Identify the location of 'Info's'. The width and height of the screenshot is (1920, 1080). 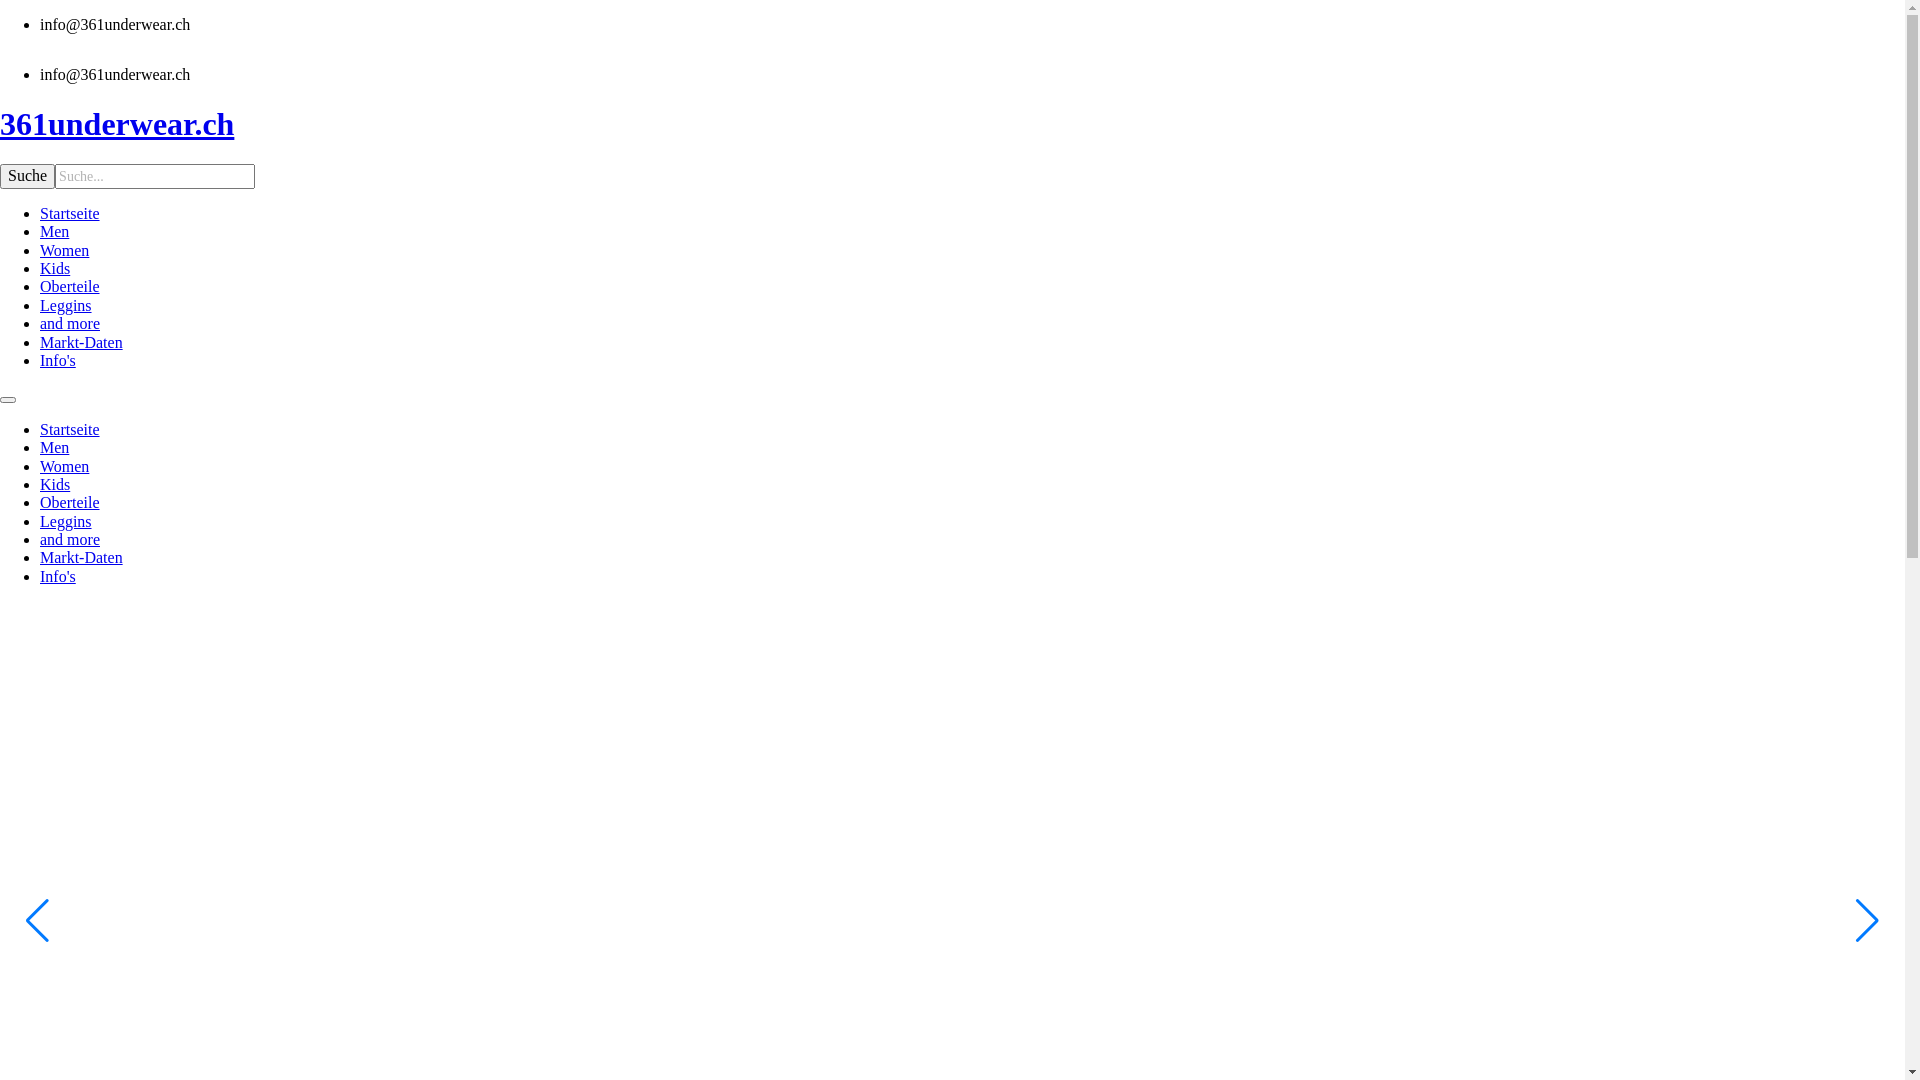
(39, 576).